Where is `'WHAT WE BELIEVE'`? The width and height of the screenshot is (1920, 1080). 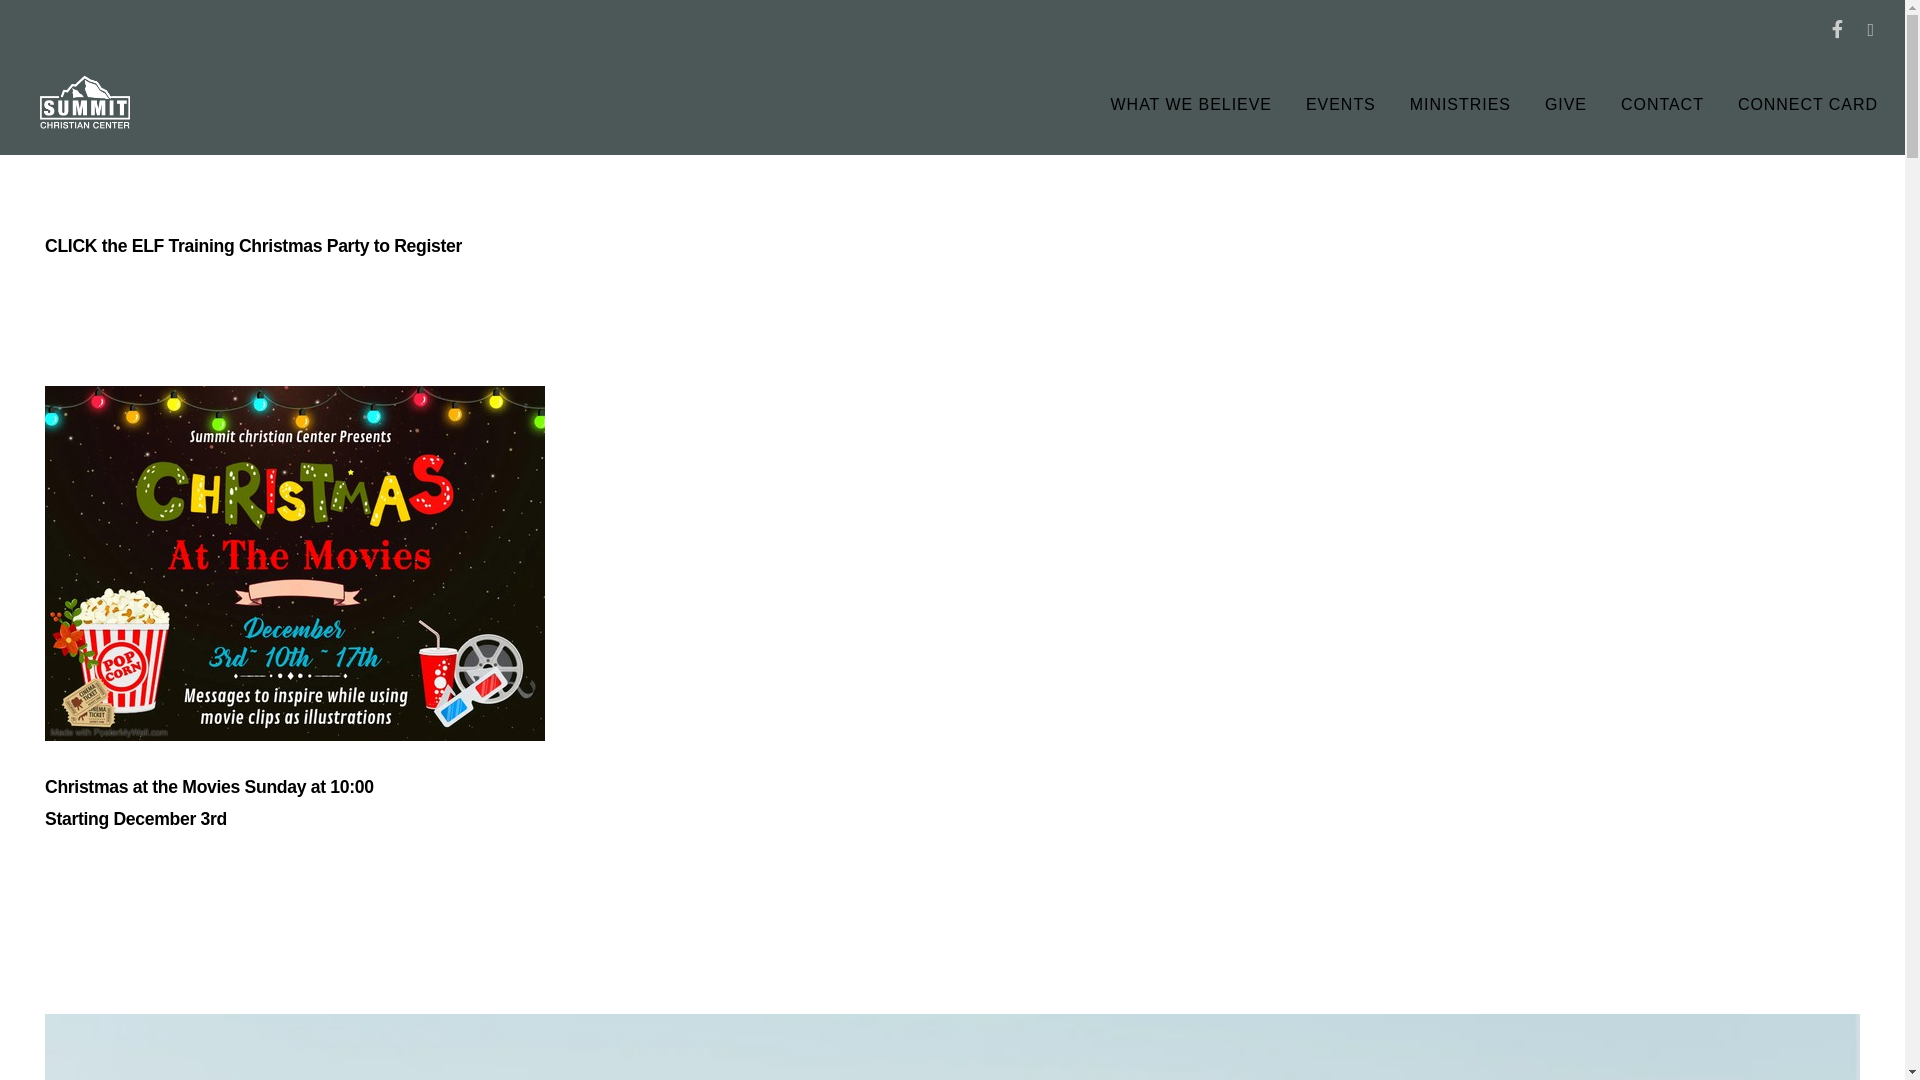
'WHAT WE BELIEVE' is located at coordinates (1191, 104).